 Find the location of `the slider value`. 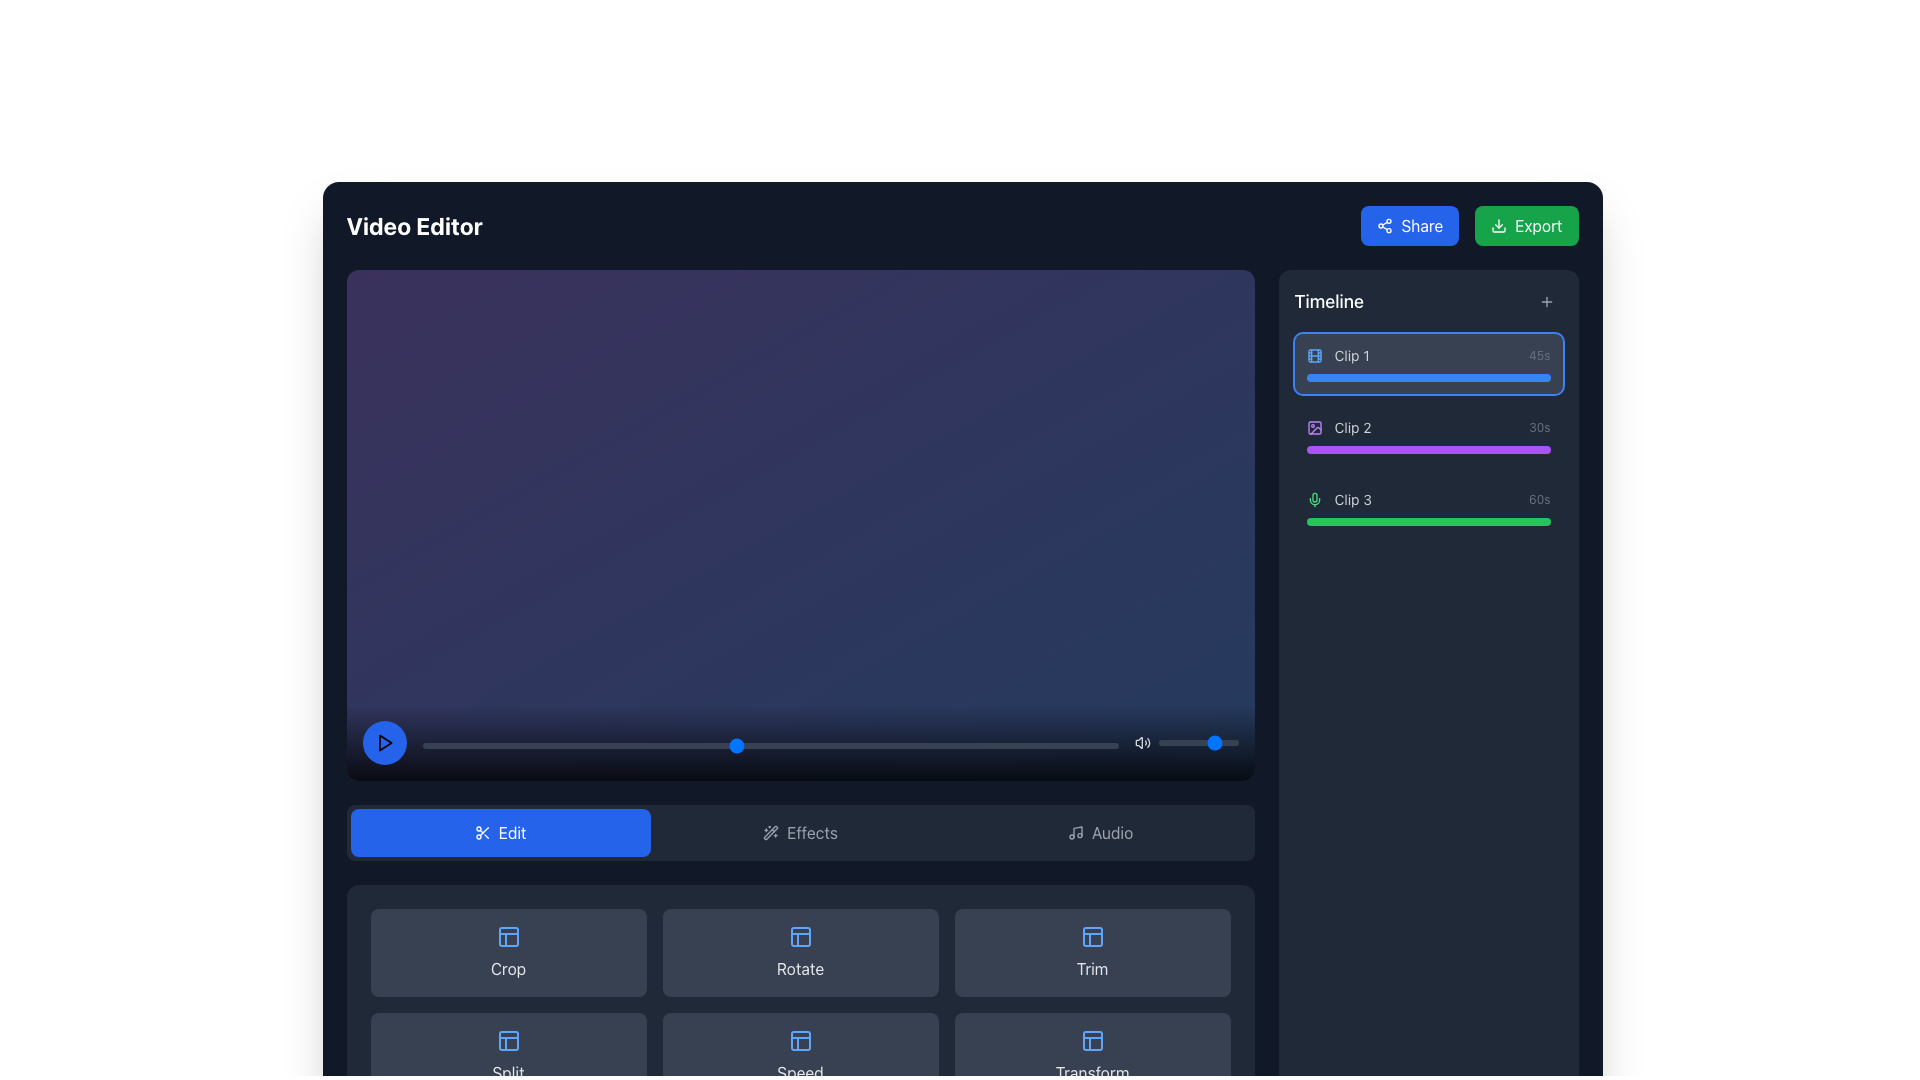

the slider value is located at coordinates (1167, 742).